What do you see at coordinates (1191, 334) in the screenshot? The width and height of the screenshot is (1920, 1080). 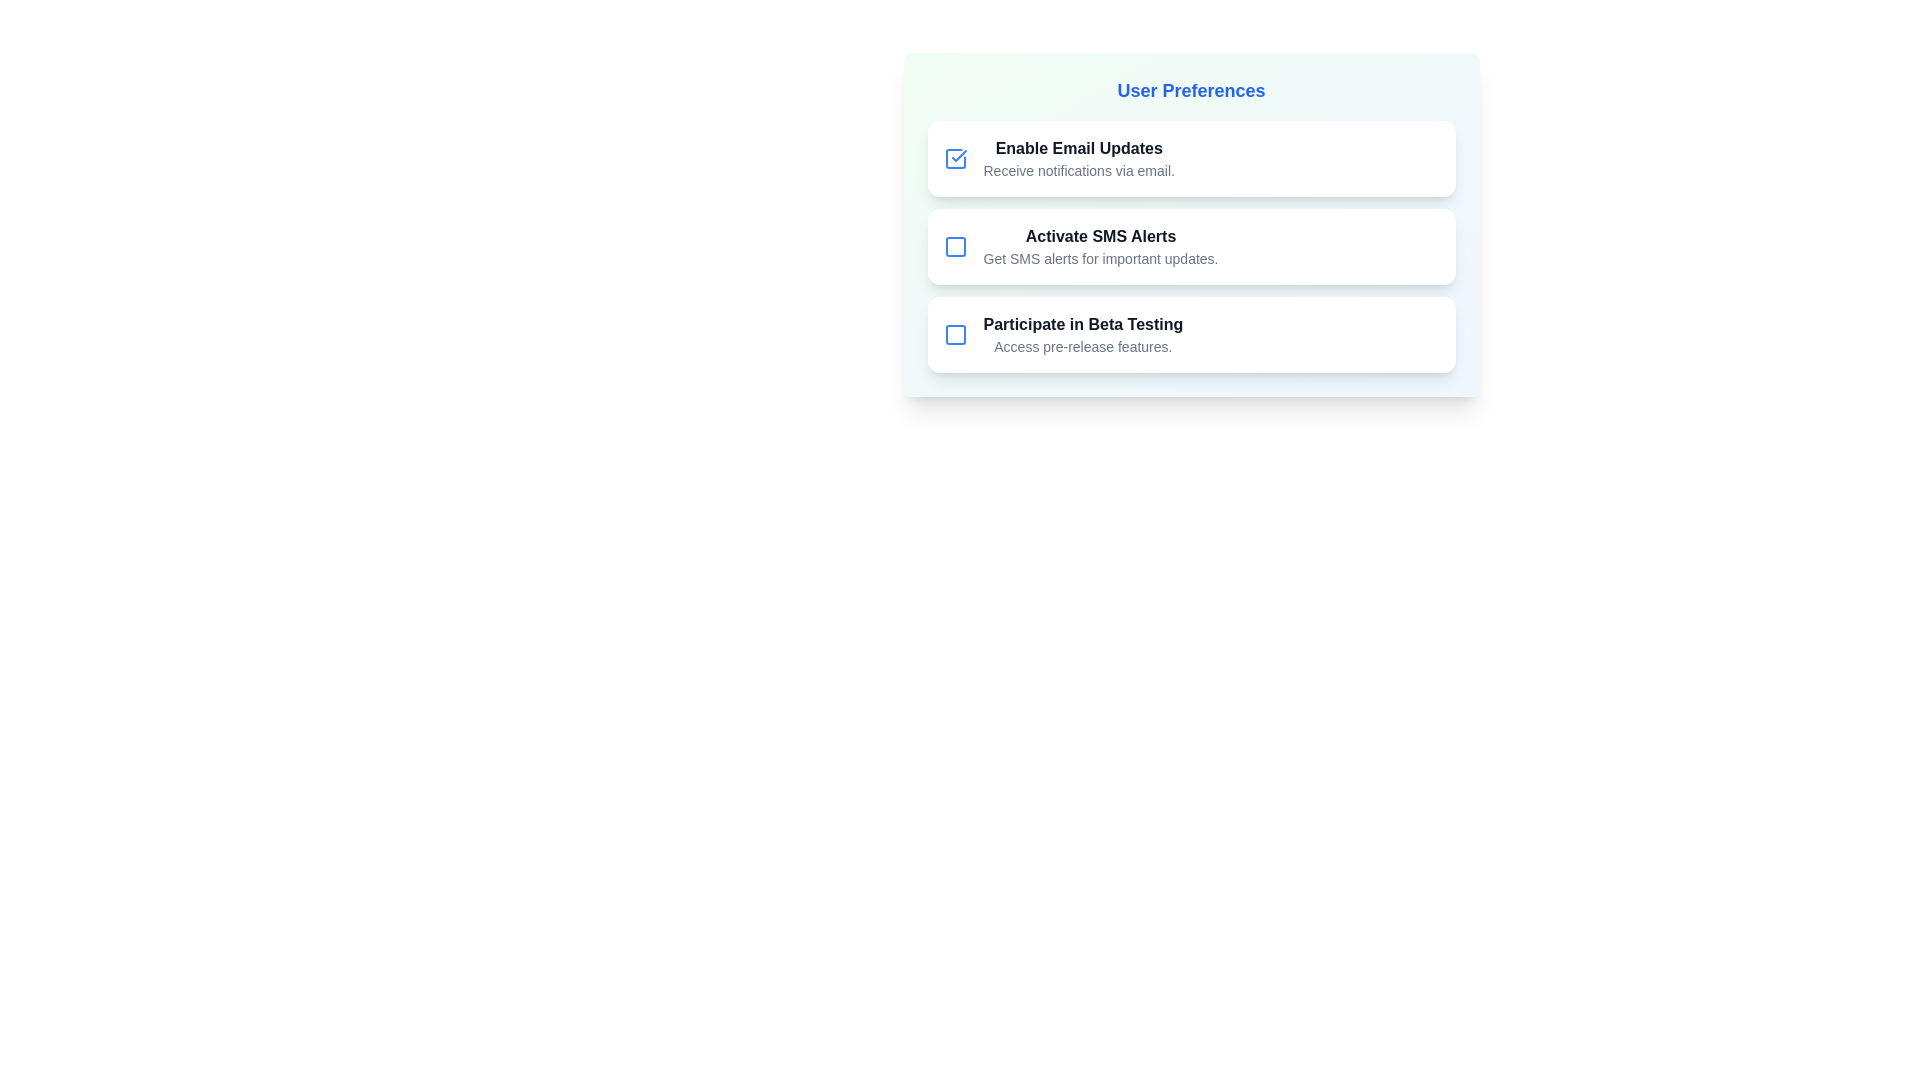 I see `the 'Participate in Beta Testing' Option Card for reordering, identified by its white background, rounded corners, and shadow effect, positioned below the 'Activate SMS Alerts' card in the 'User Preferences' section` at bounding box center [1191, 334].